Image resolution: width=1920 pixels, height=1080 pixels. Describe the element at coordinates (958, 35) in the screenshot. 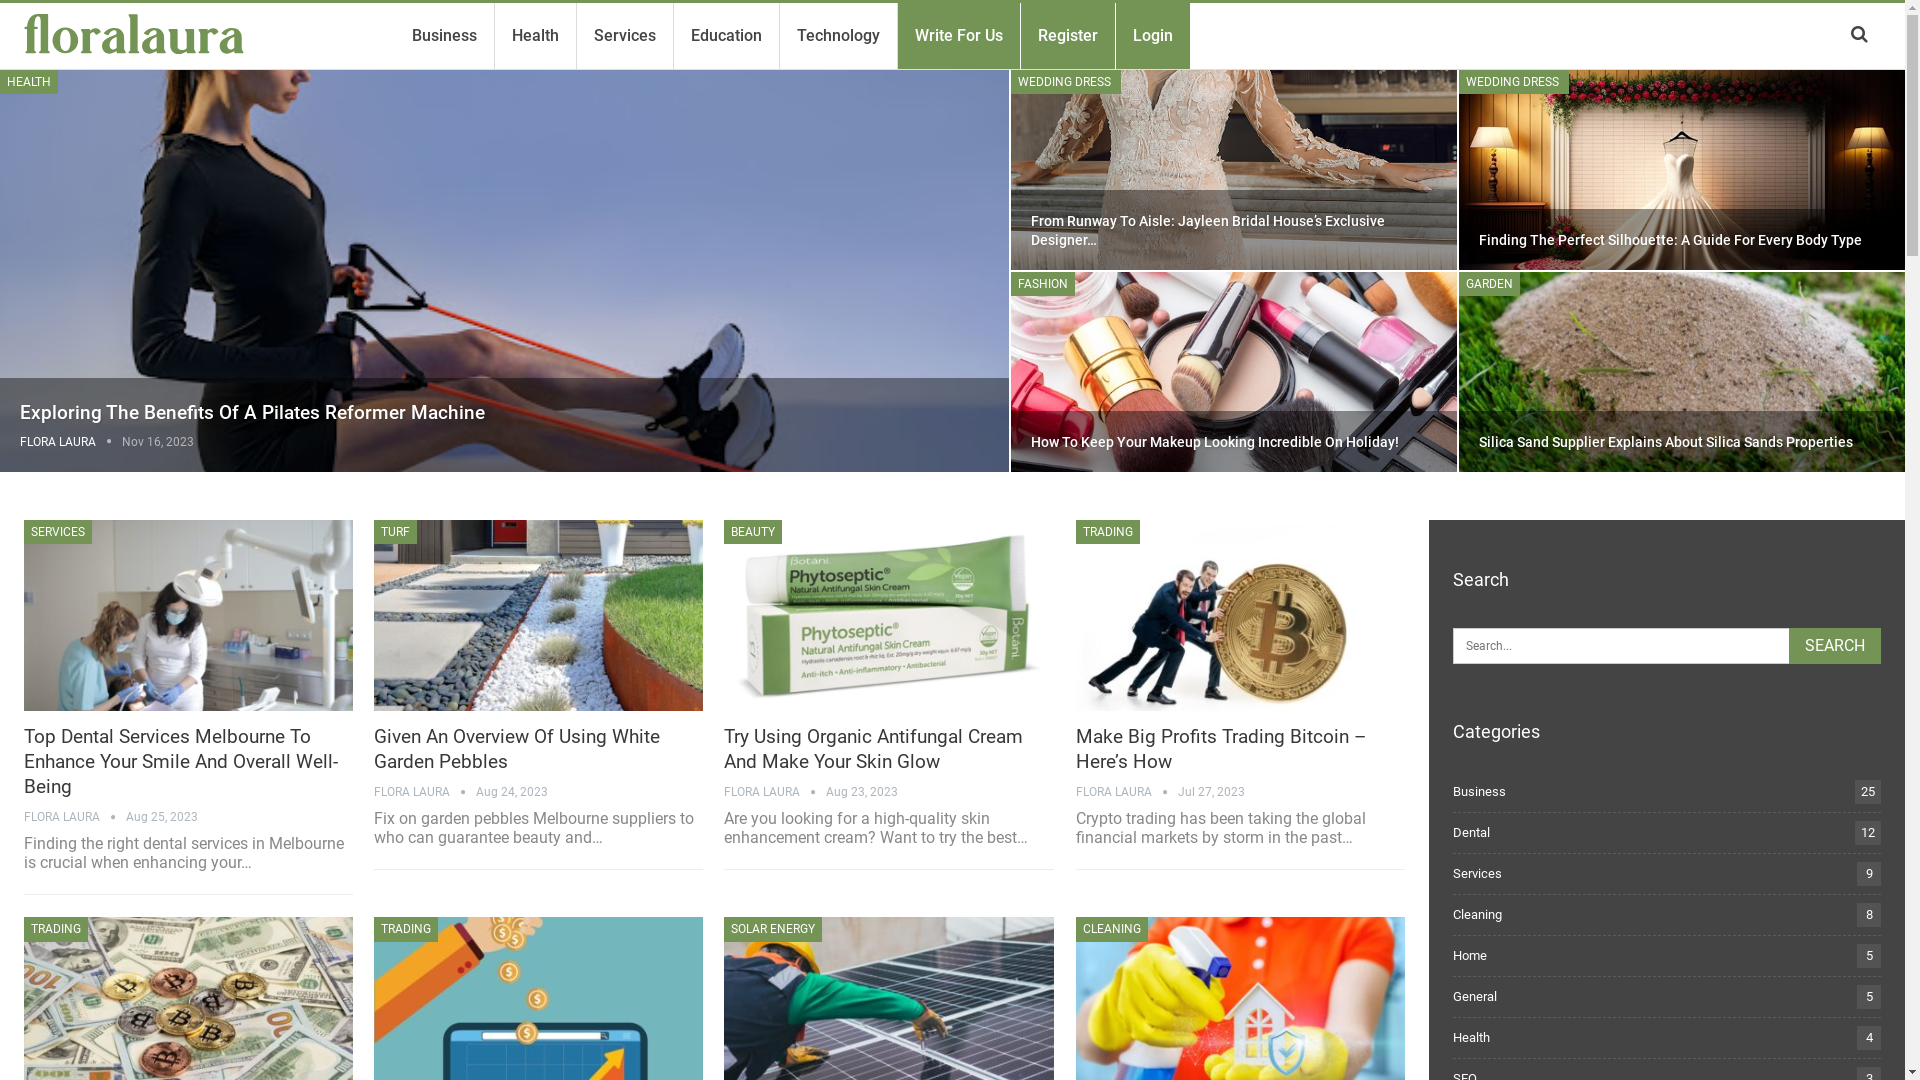

I see `'Write For Us'` at that location.